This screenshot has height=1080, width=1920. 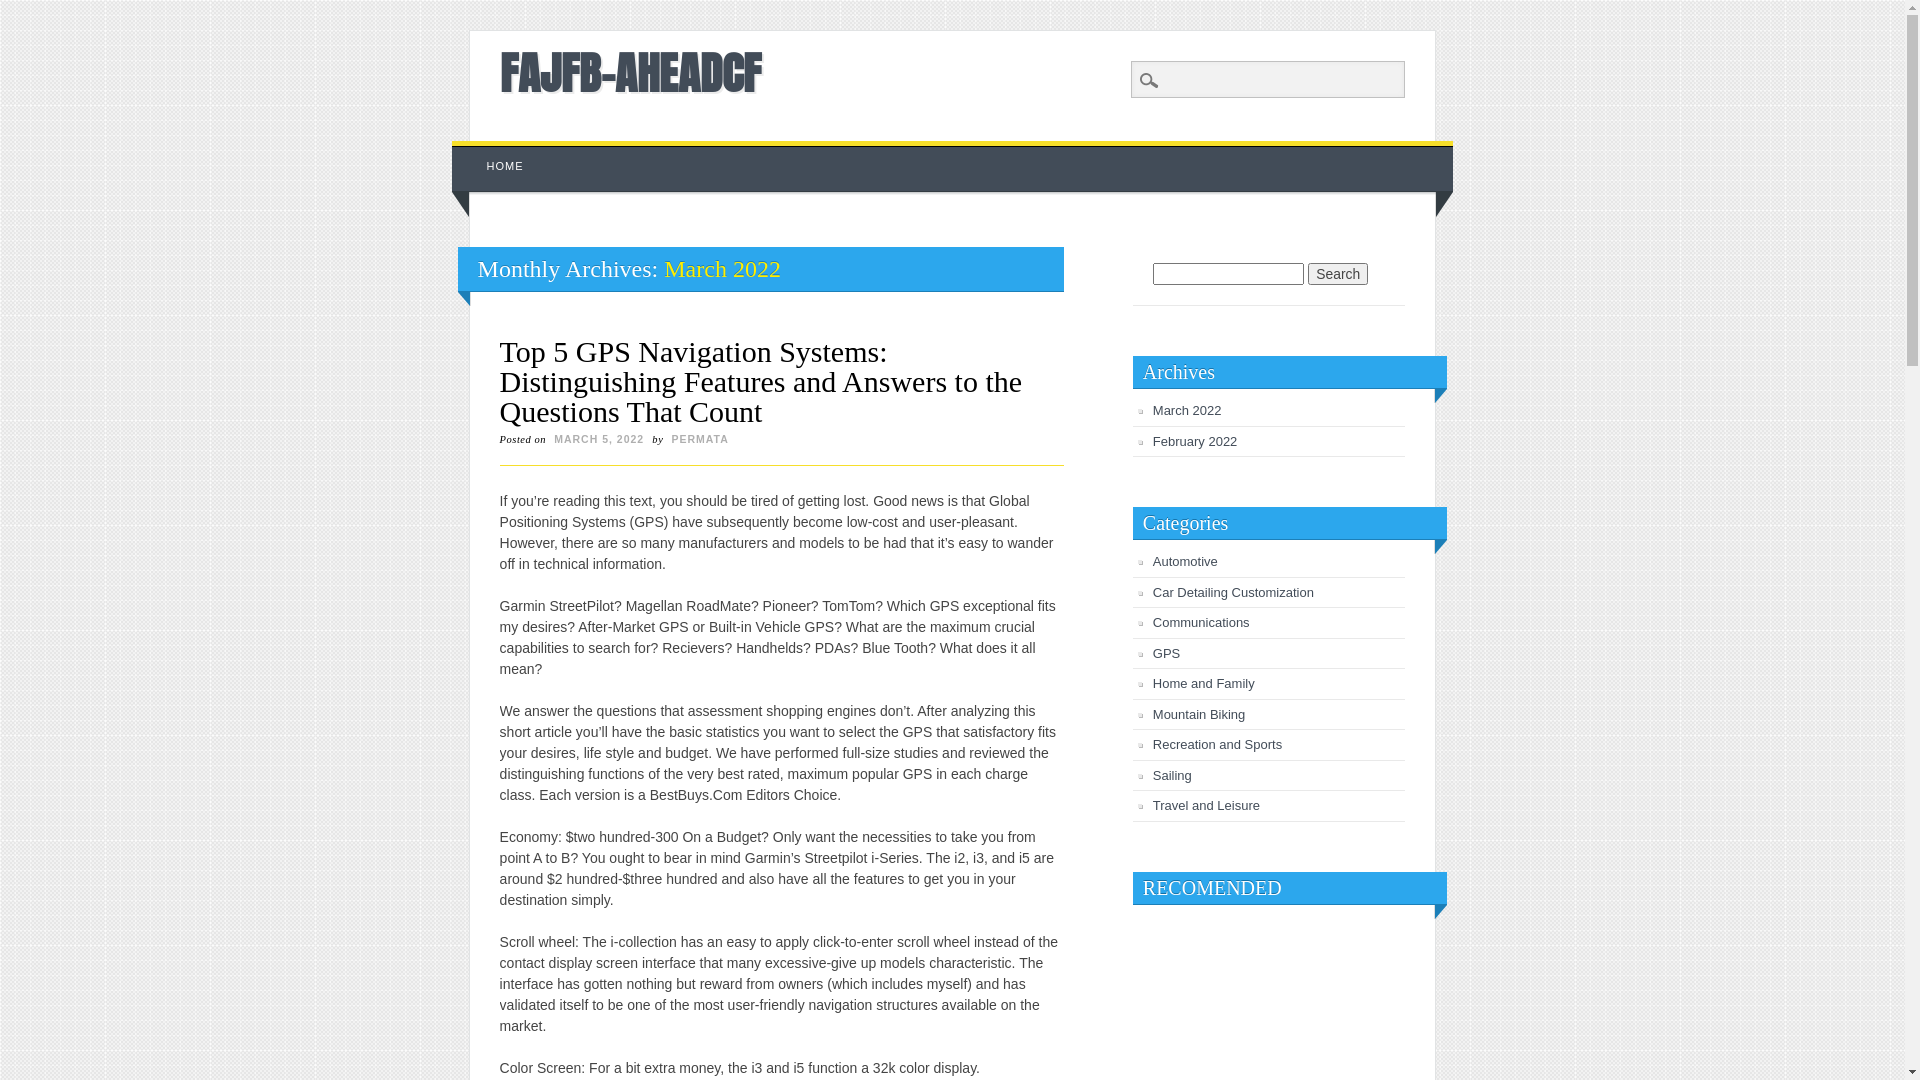 What do you see at coordinates (1232, 591) in the screenshot?
I see `'Car Detailing Customization'` at bounding box center [1232, 591].